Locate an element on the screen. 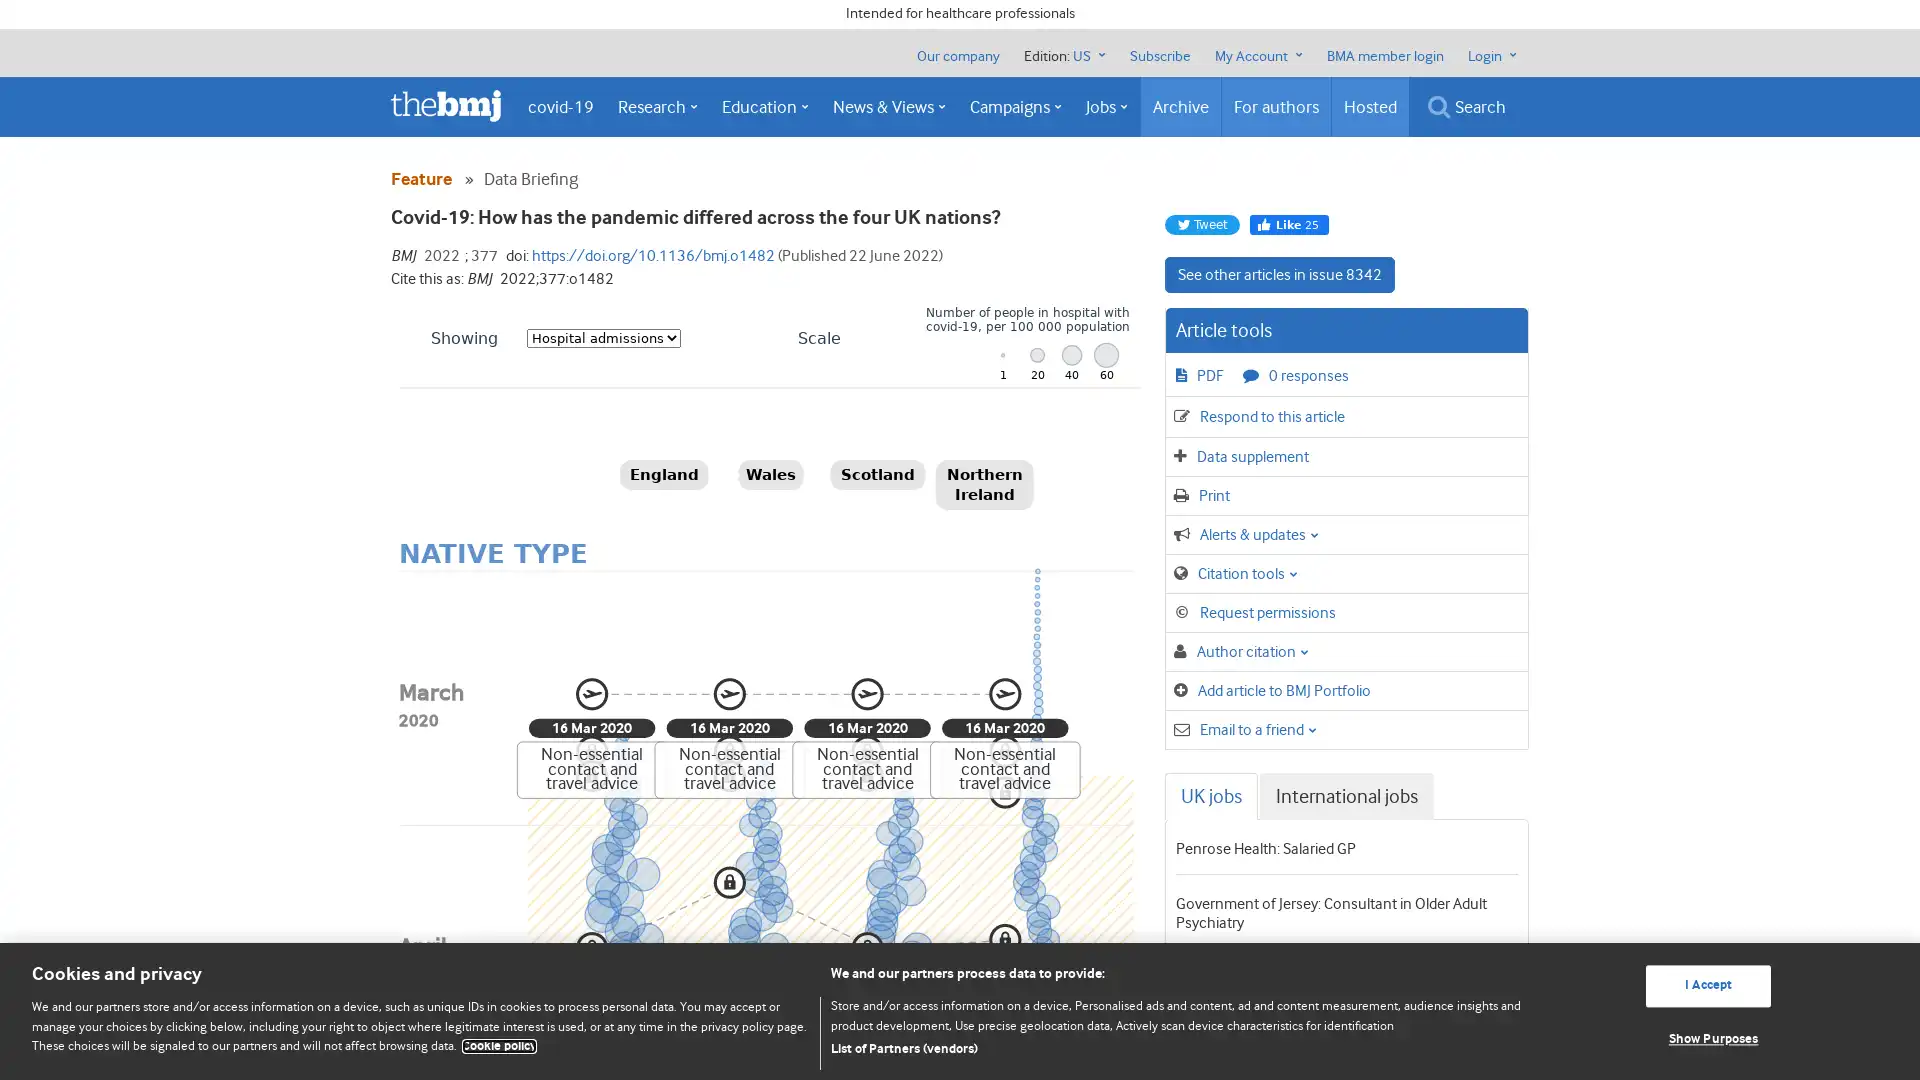  Citation tools is located at coordinates (1245, 574).